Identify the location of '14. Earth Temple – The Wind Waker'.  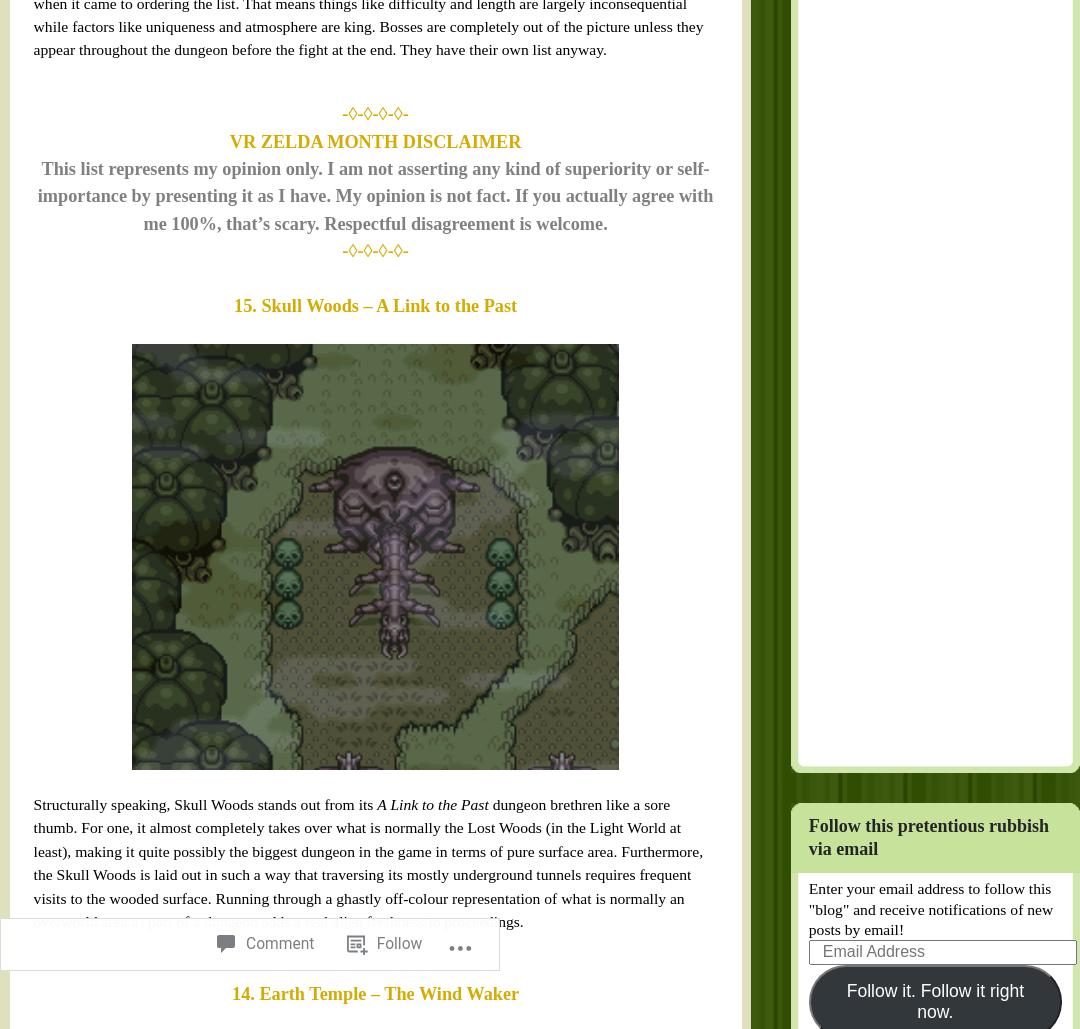
(312, 655).